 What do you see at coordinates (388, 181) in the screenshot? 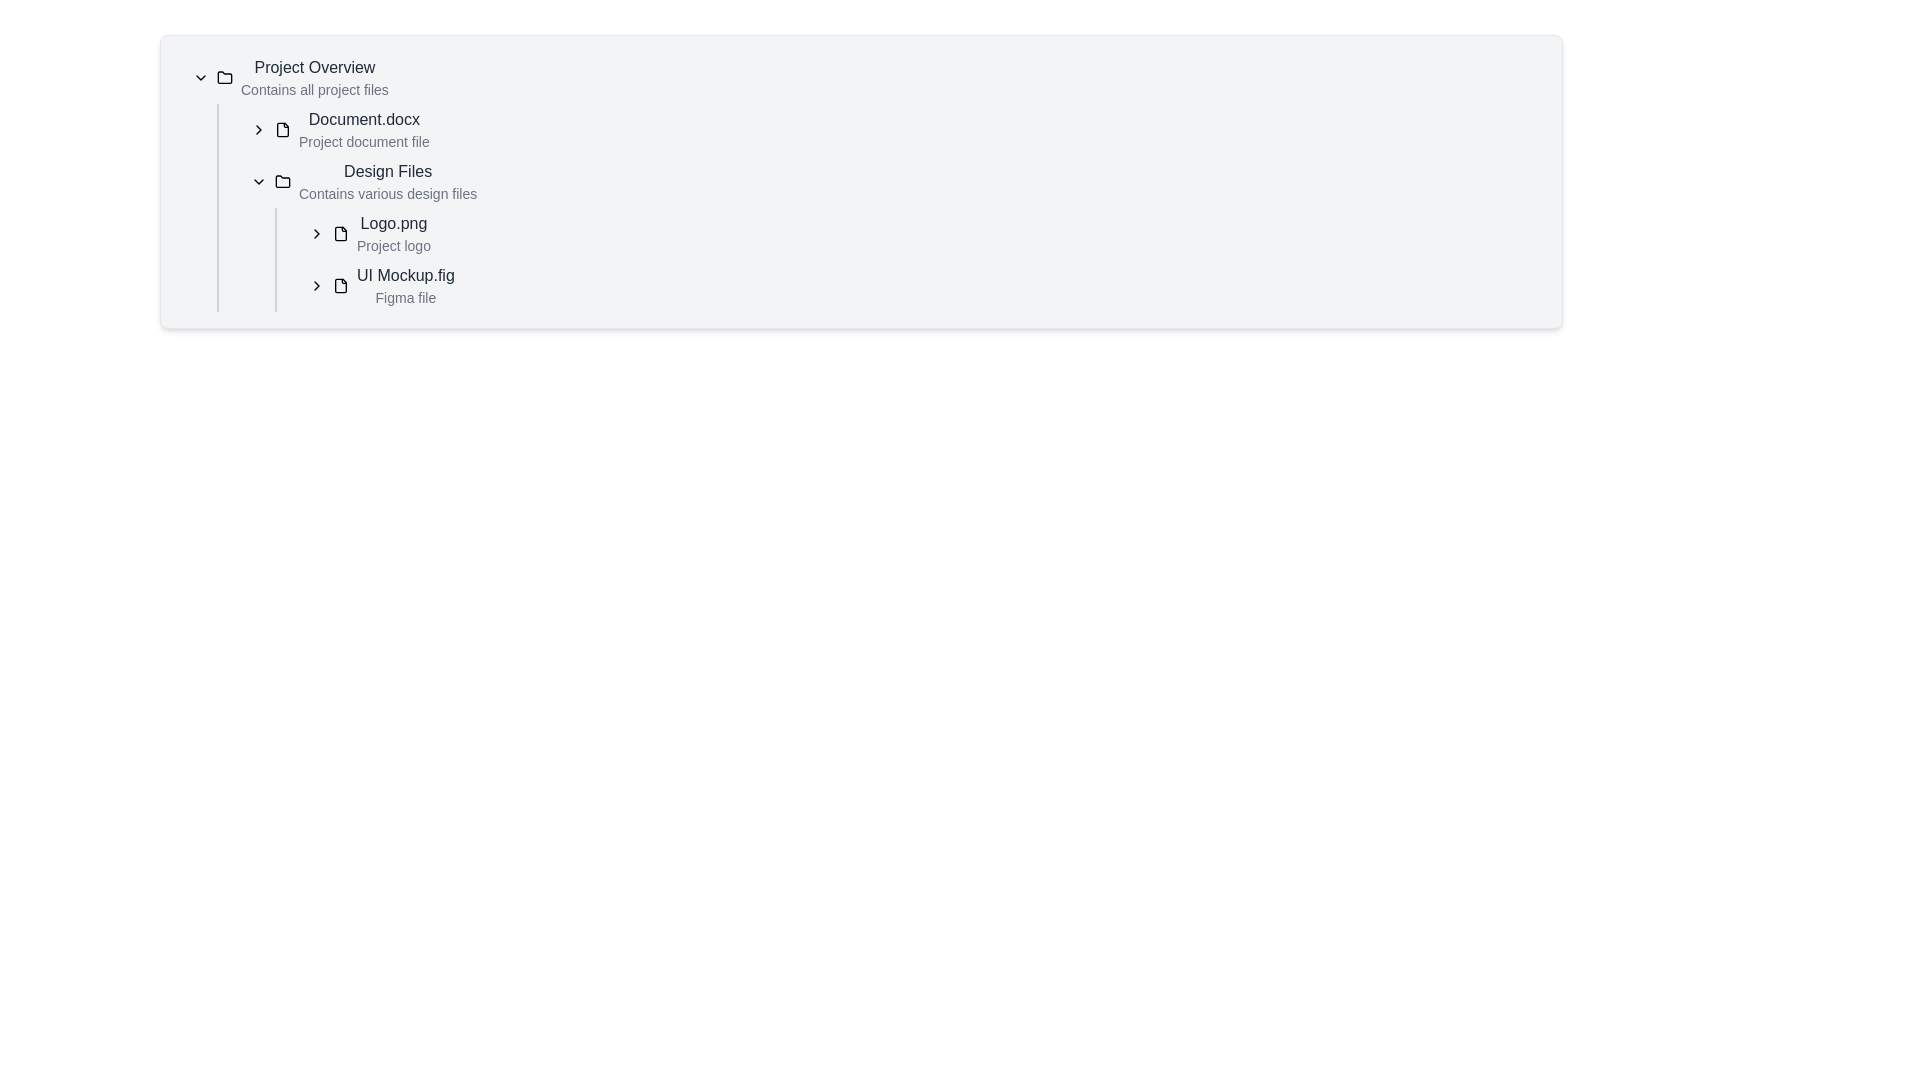
I see `the static text element displaying 'Design Files' which is located in the left pane under 'Document.docx' and above 'Logo.png' and 'UI Mockup.fig'` at bounding box center [388, 181].